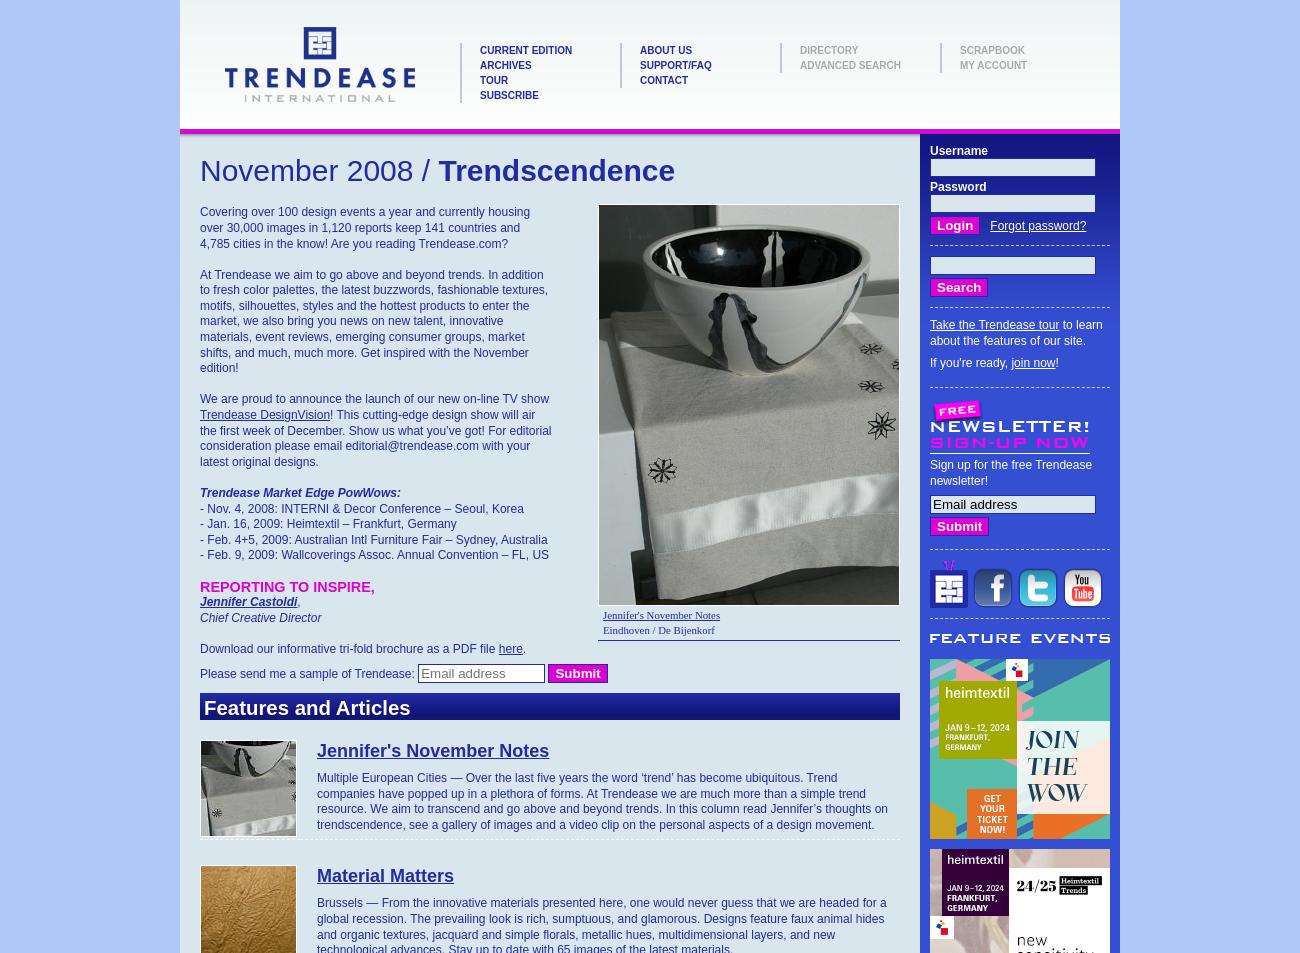 The width and height of the screenshot is (1300, 953). Describe the element at coordinates (199, 436) in the screenshot. I see `'! This cutting-edge design show will air the first week of December.  Show us what you’ve got!  For editorial consideration please email editorial@trendease.com with your latest original designs.'` at that location.